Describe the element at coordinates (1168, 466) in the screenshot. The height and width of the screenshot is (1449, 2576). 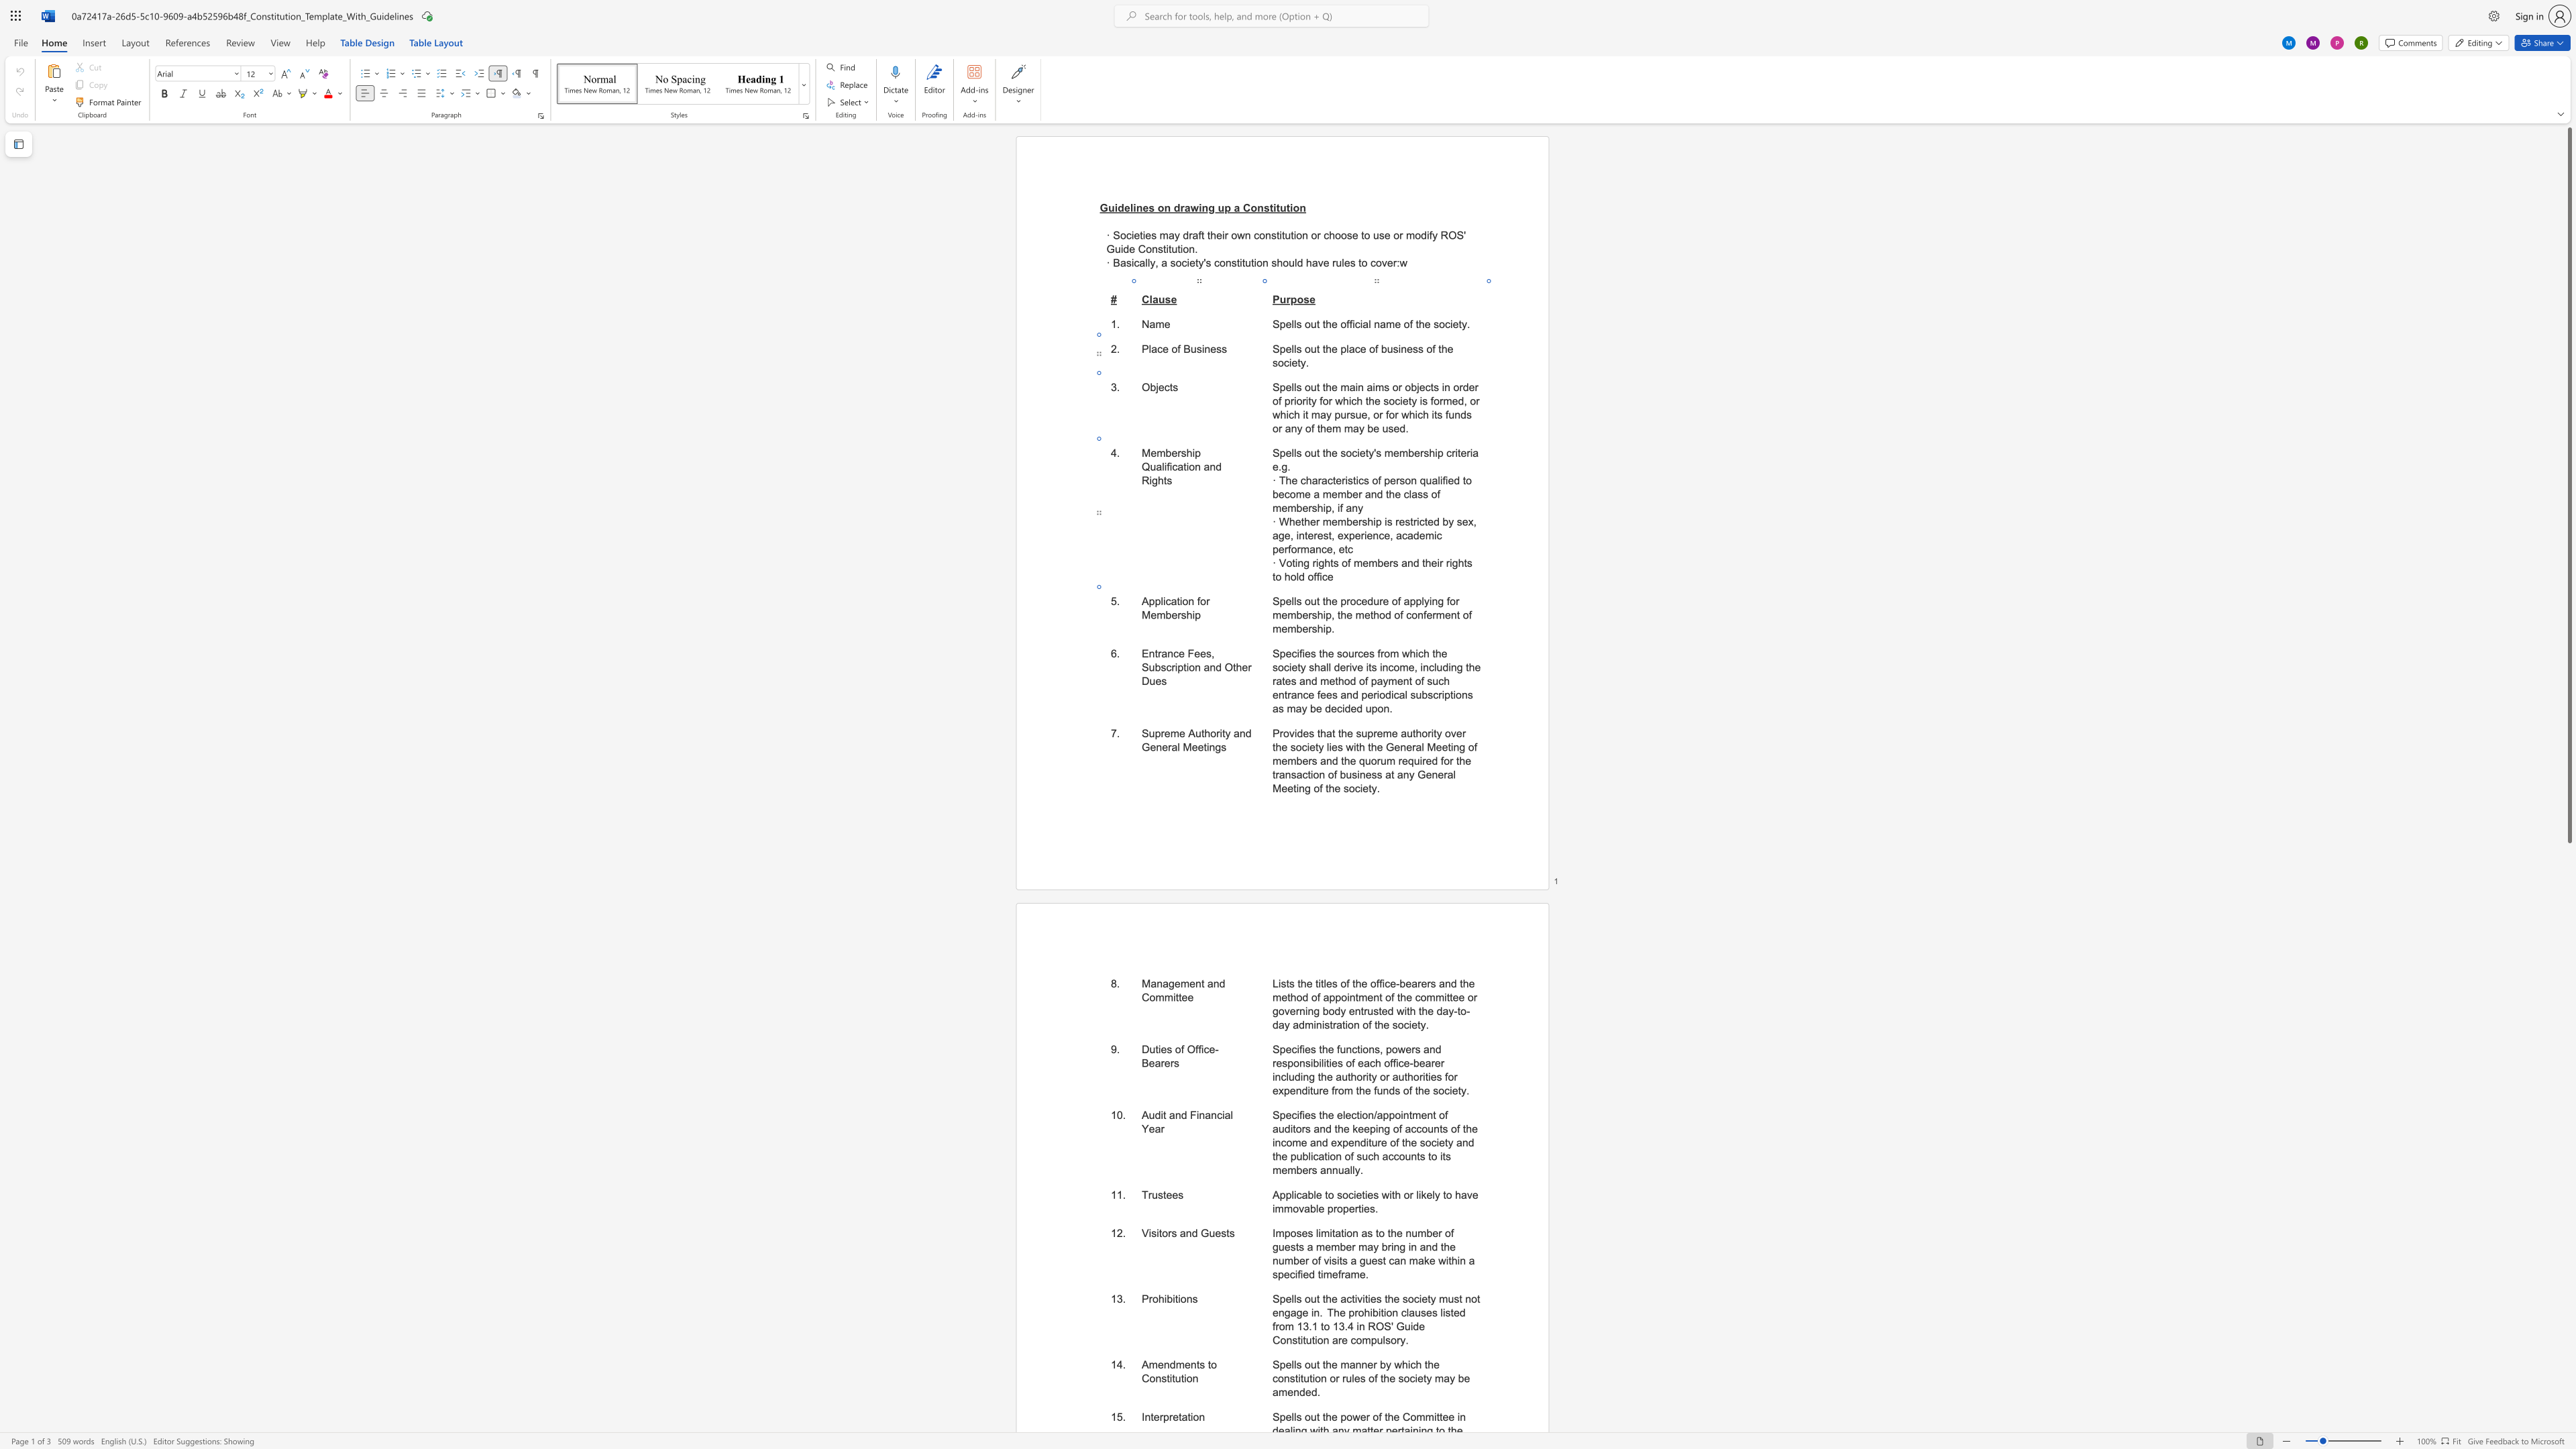
I see `the space between the continuous character "f" and "i" in the text` at that location.